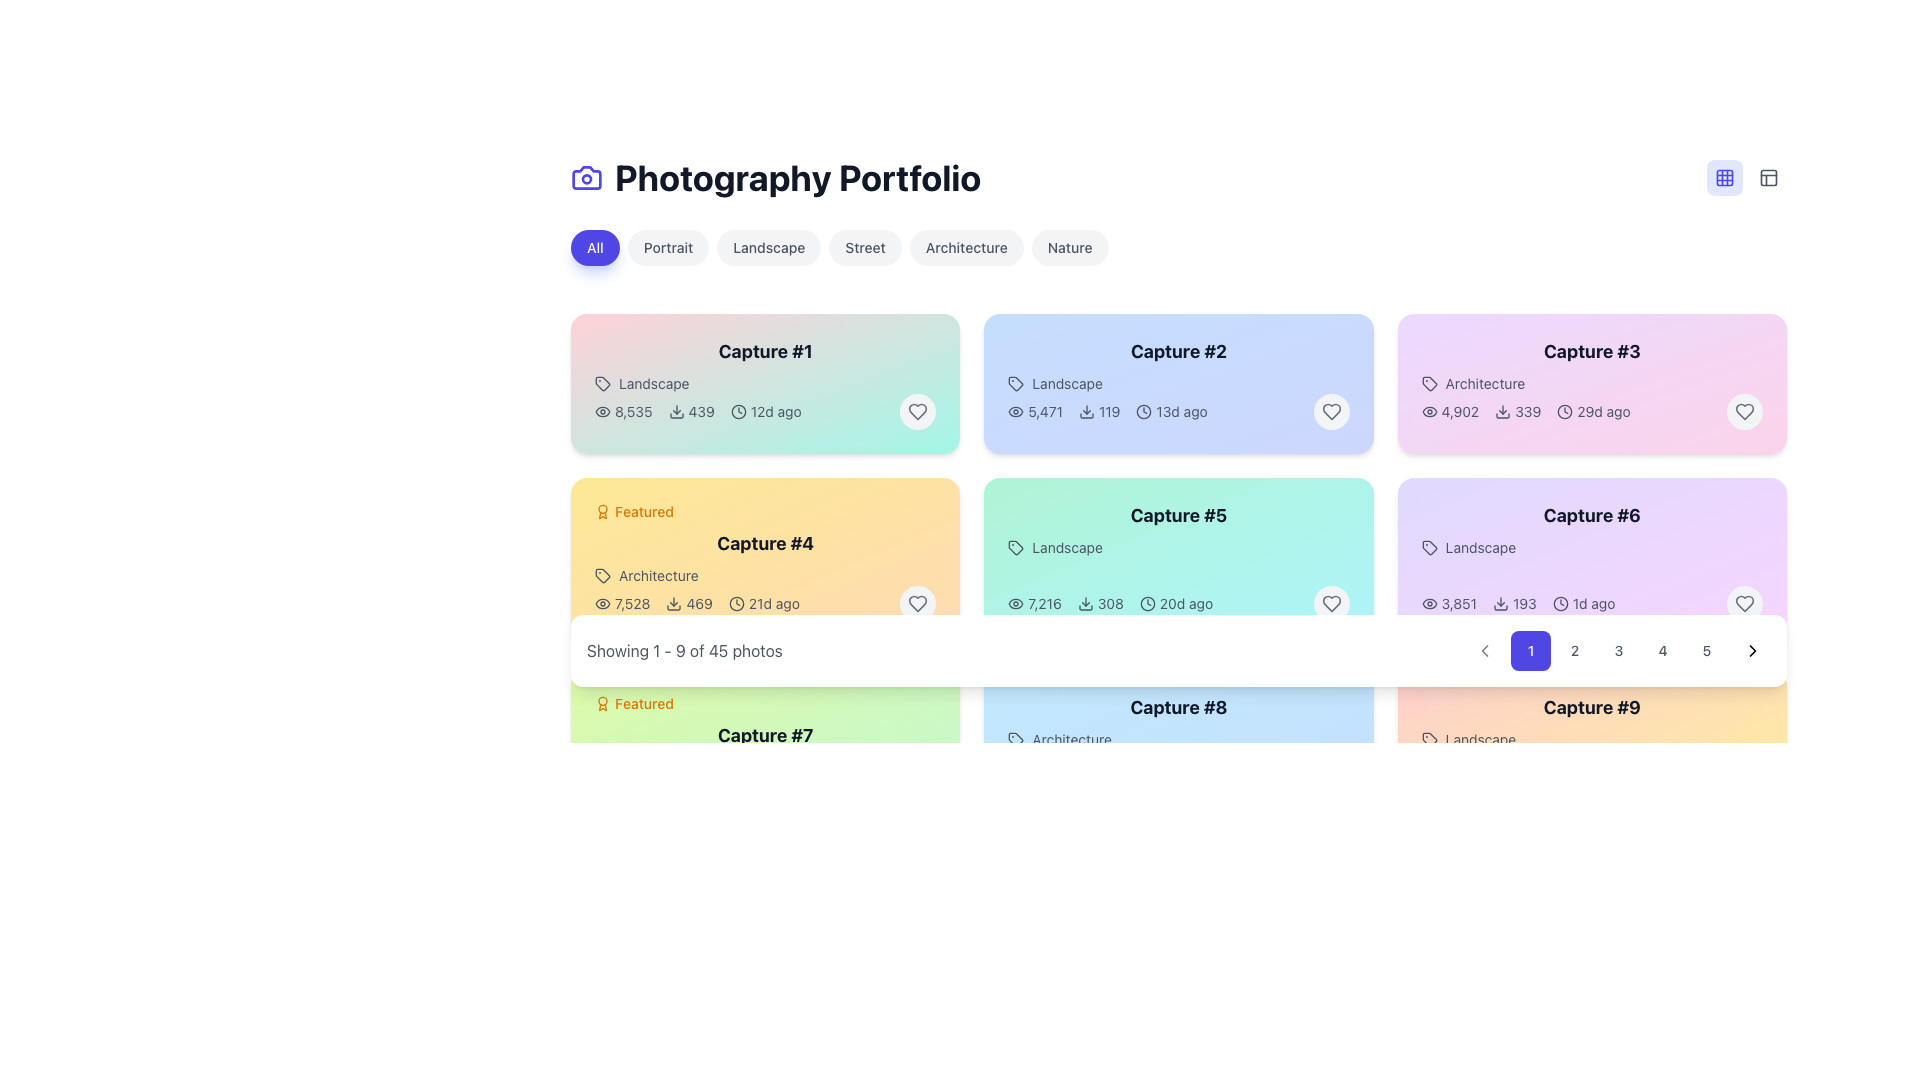  I want to click on the Custom SVG graphical badge that marks the 'Capture #4' card as 'Featured', which is positioned leftmost before the 'Featured' text in the yellow-colored box, so click(602, 511).